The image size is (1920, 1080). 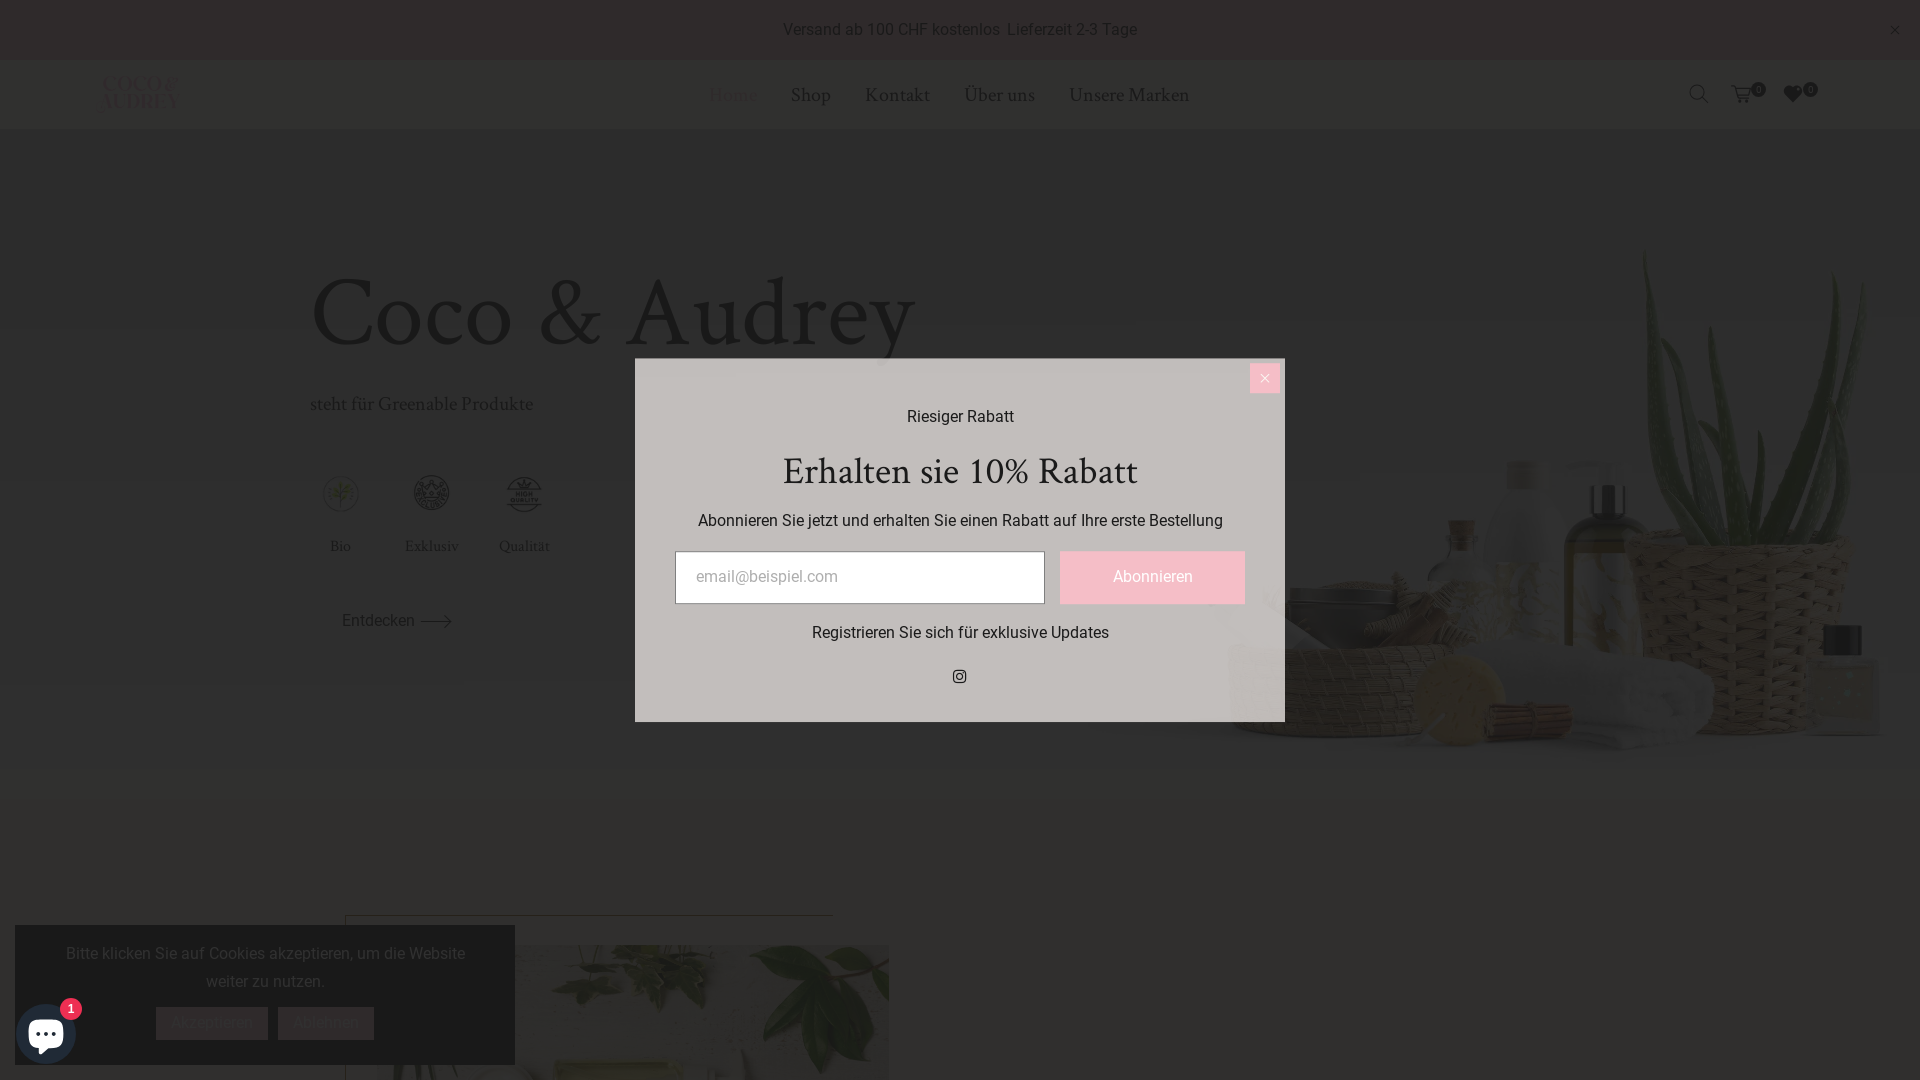 I want to click on 'Ablehnen', so click(x=326, y=1023).